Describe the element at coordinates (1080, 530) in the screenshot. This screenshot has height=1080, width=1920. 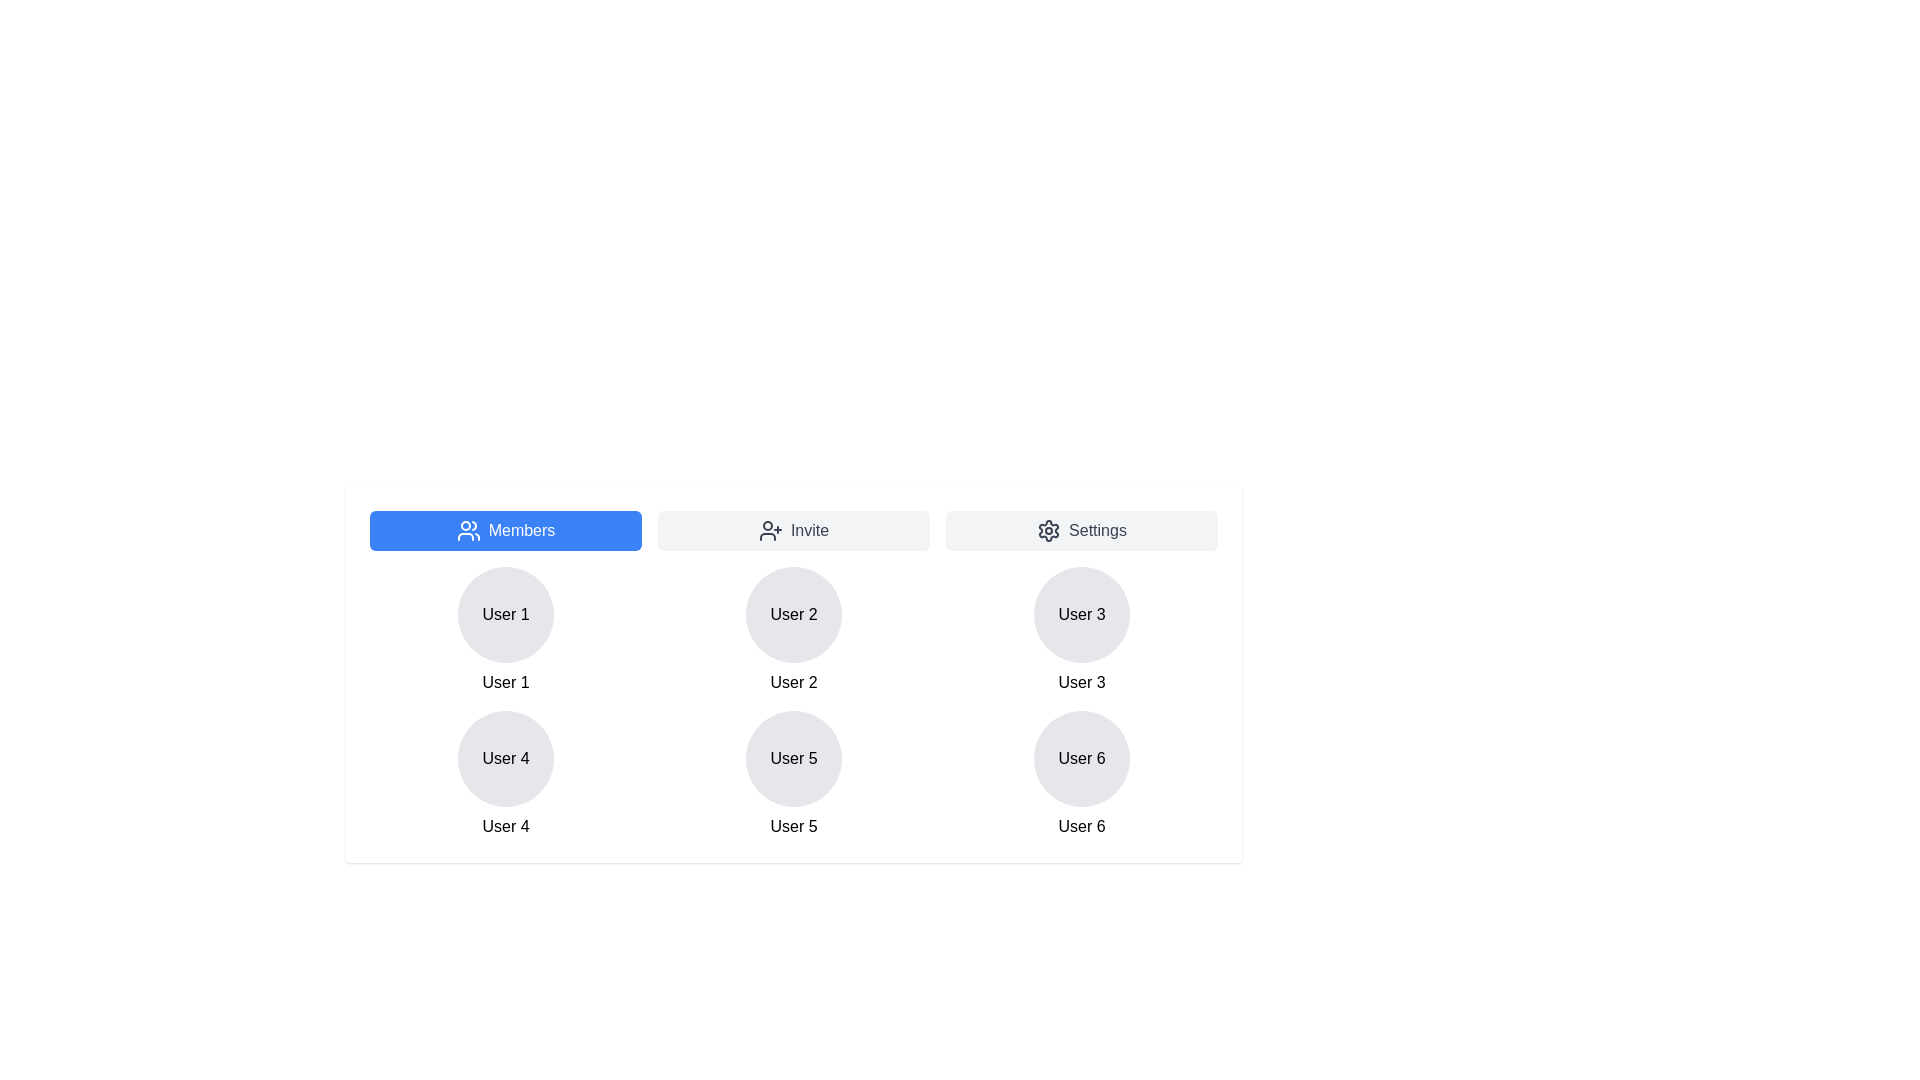
I see `the 'Settings' button, which is the third button in a horizontal row of buttons labeled 'Members', 'Invite', and 'Settings', located at the bottom right of the interface` at that location.